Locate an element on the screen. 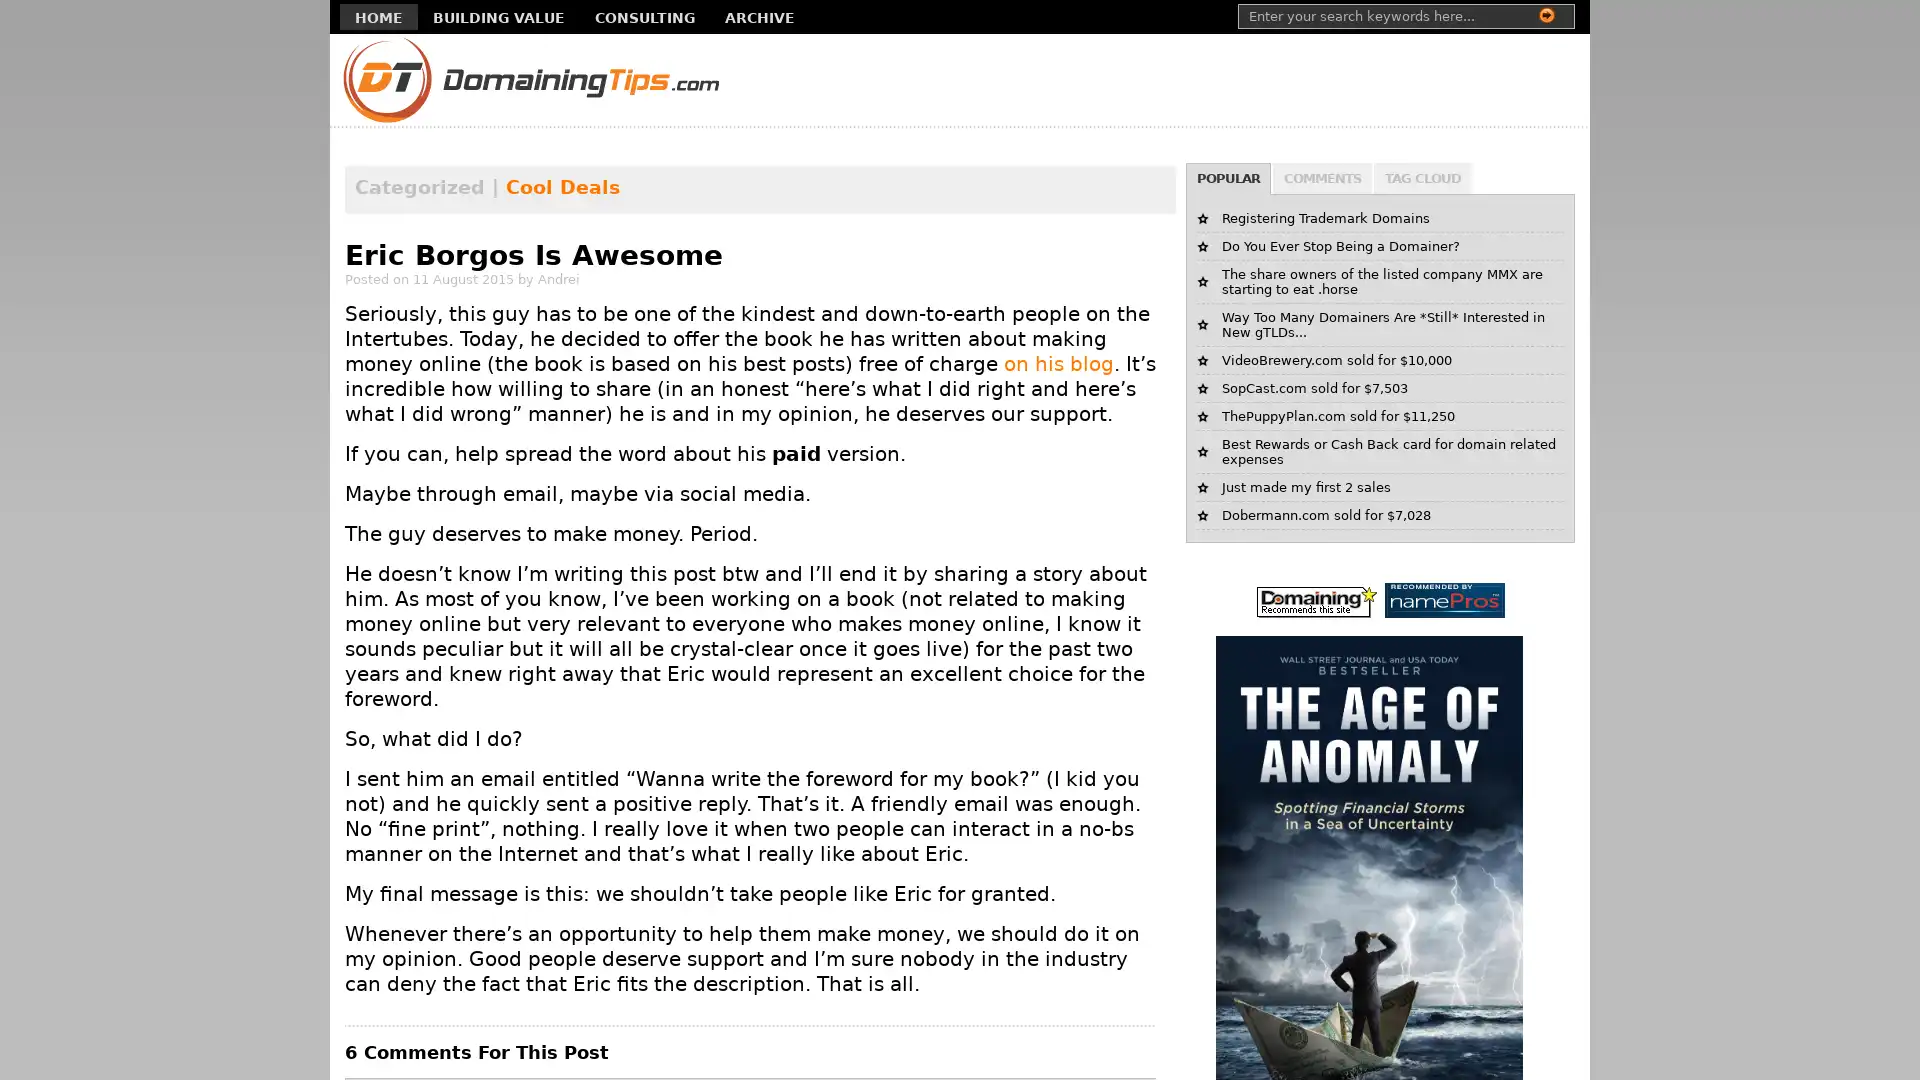 This screenshot has width=1920, height=1080. Go is located at coordinates (1545, 15).